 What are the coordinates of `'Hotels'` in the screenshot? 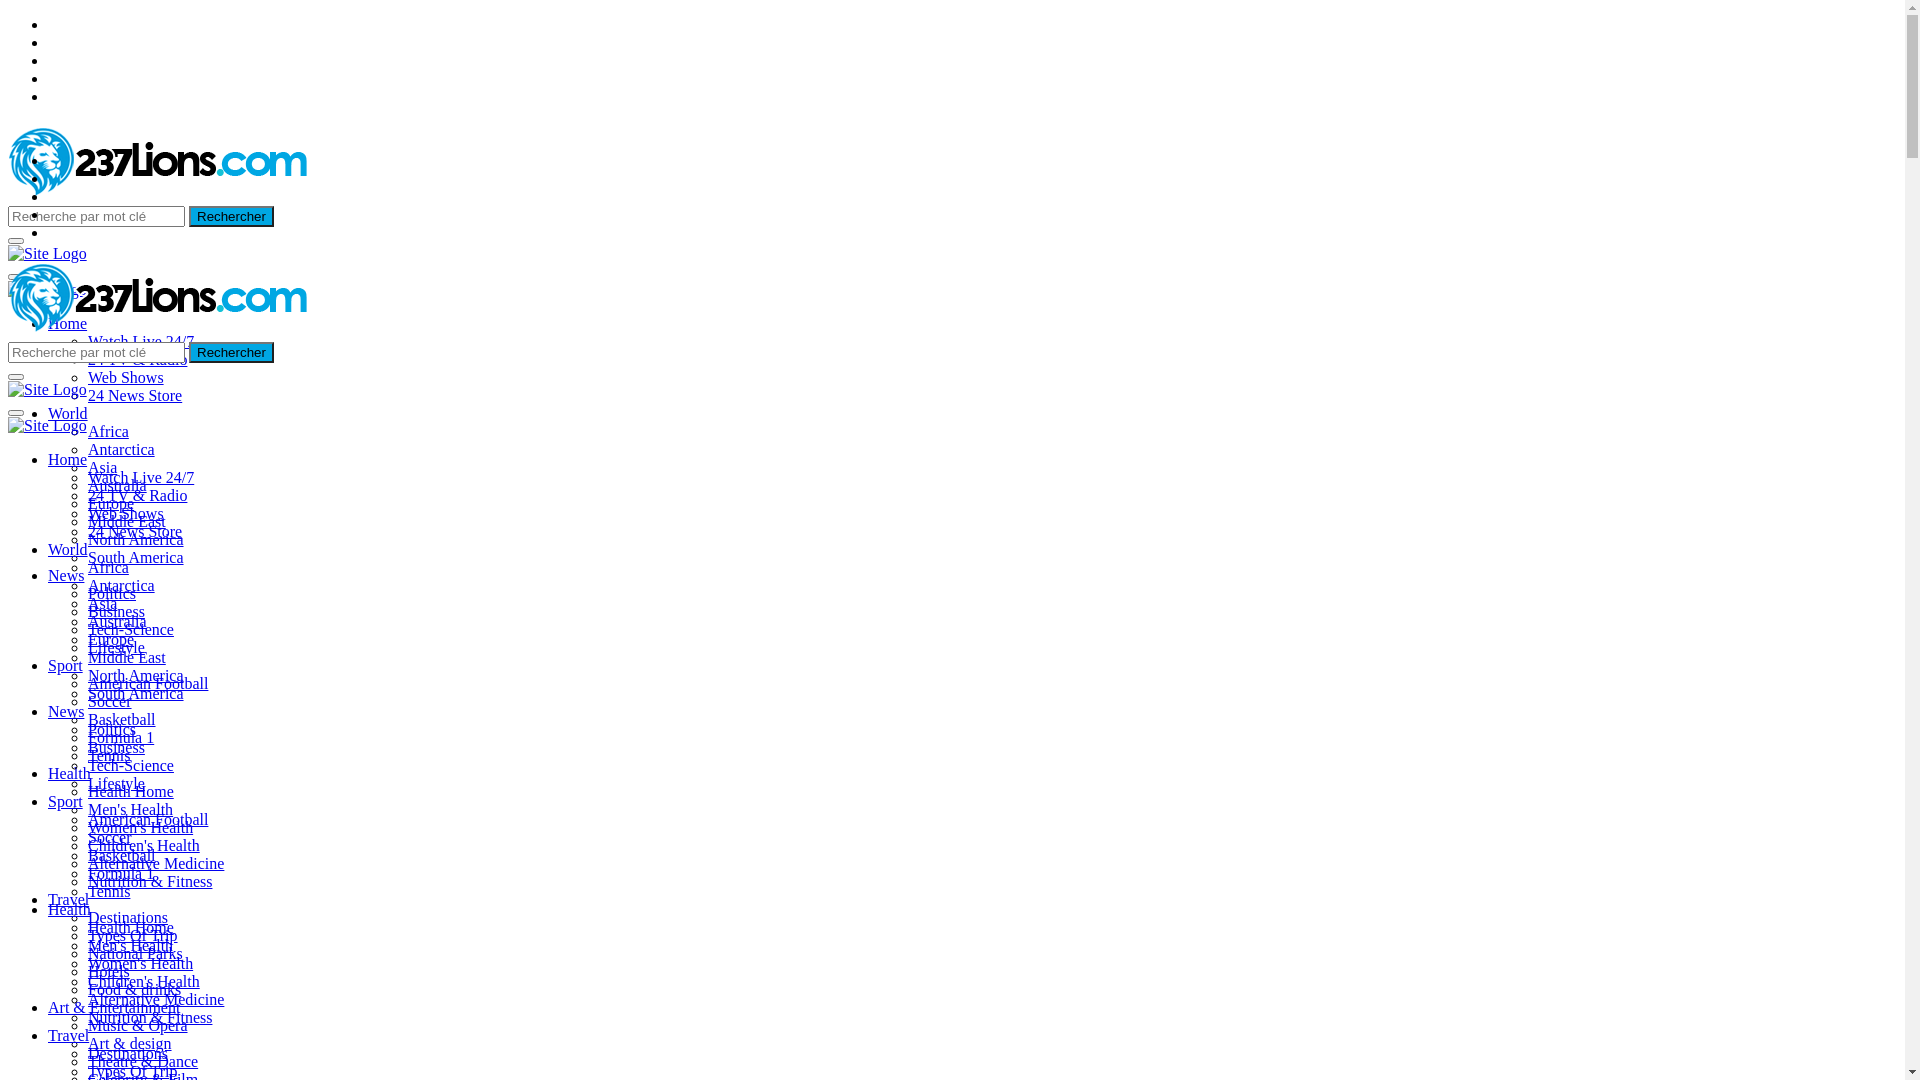 It's located at (108, 970).